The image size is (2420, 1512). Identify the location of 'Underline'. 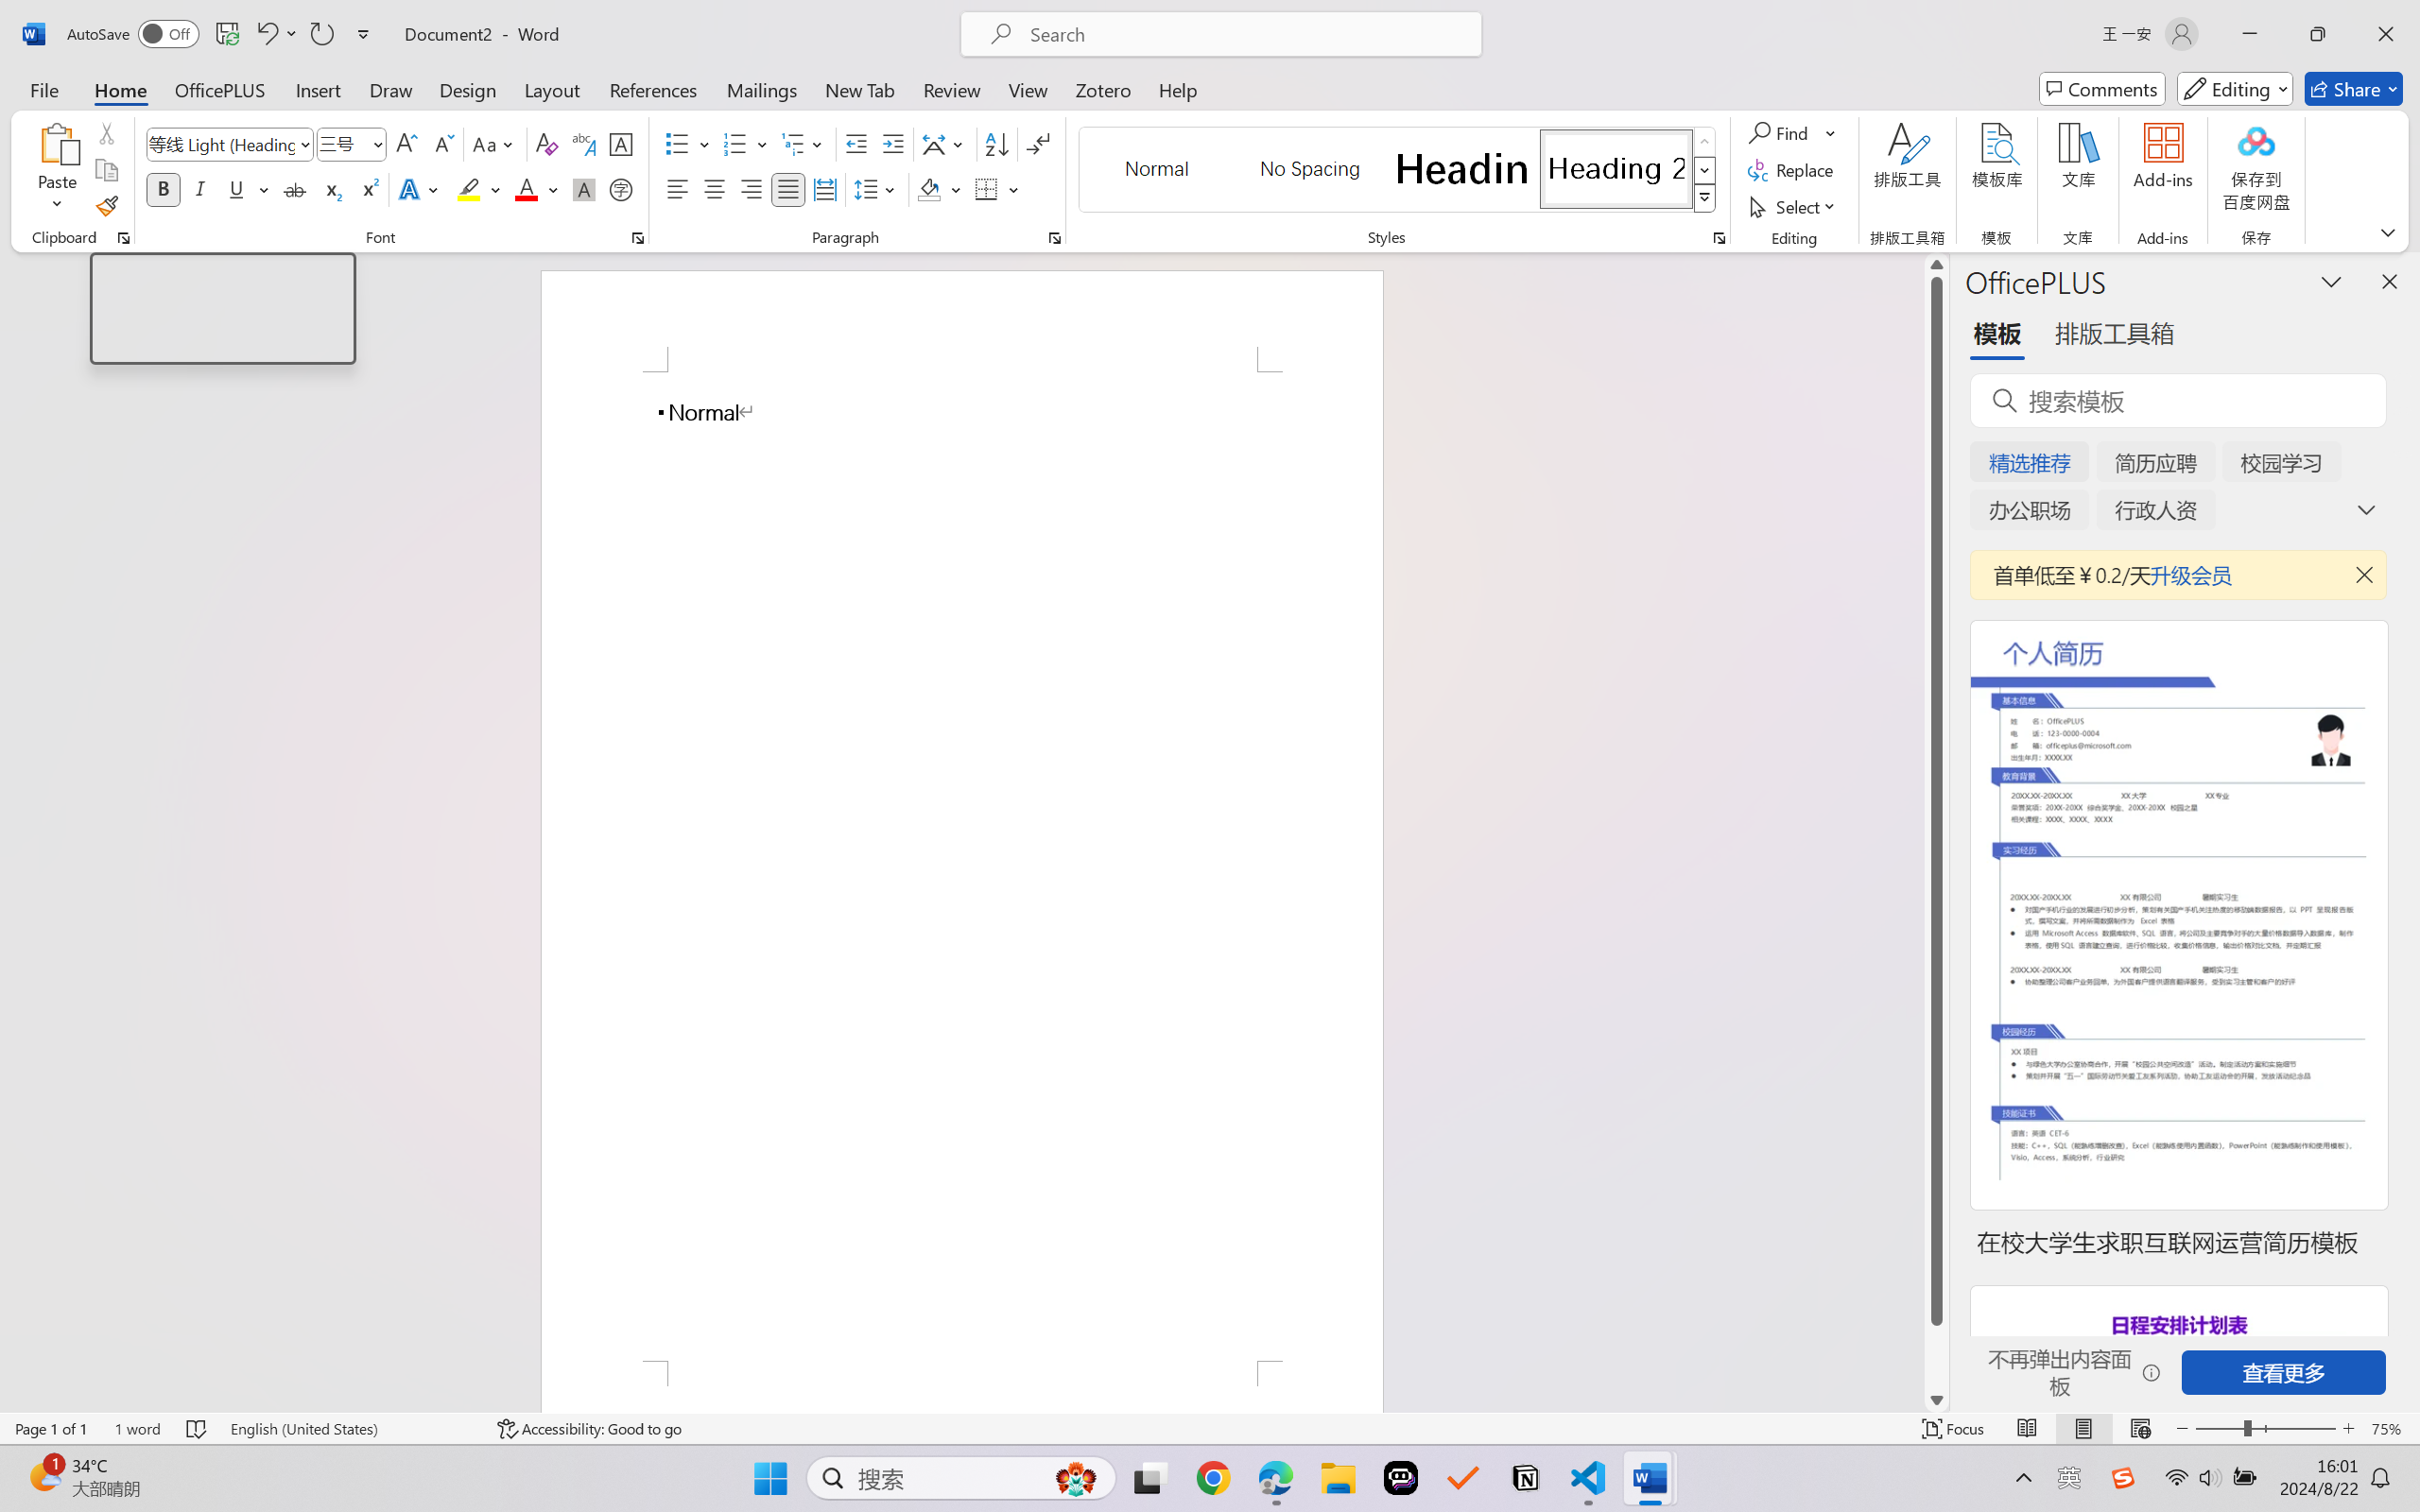
(235, 188).